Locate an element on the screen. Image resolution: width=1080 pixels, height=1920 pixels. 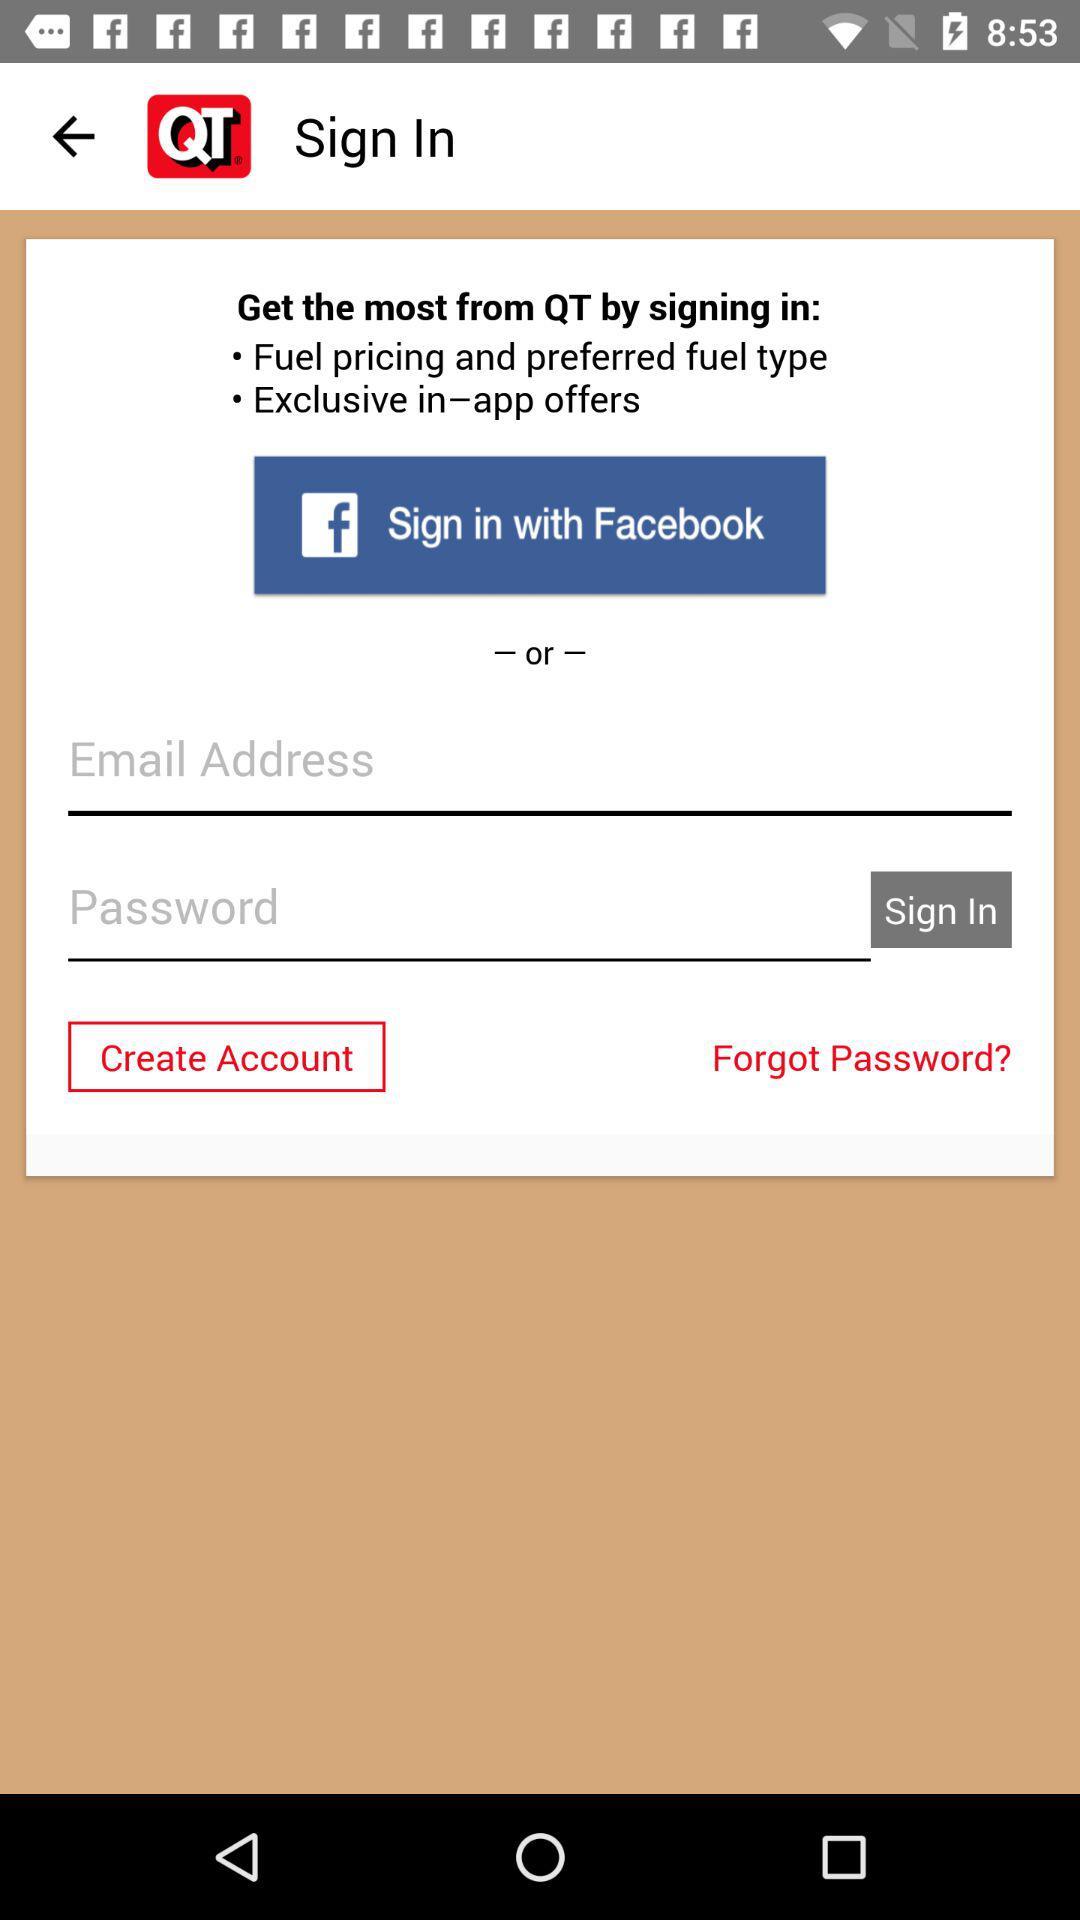
forgot password? icon is located at coordinates (866, 1055).